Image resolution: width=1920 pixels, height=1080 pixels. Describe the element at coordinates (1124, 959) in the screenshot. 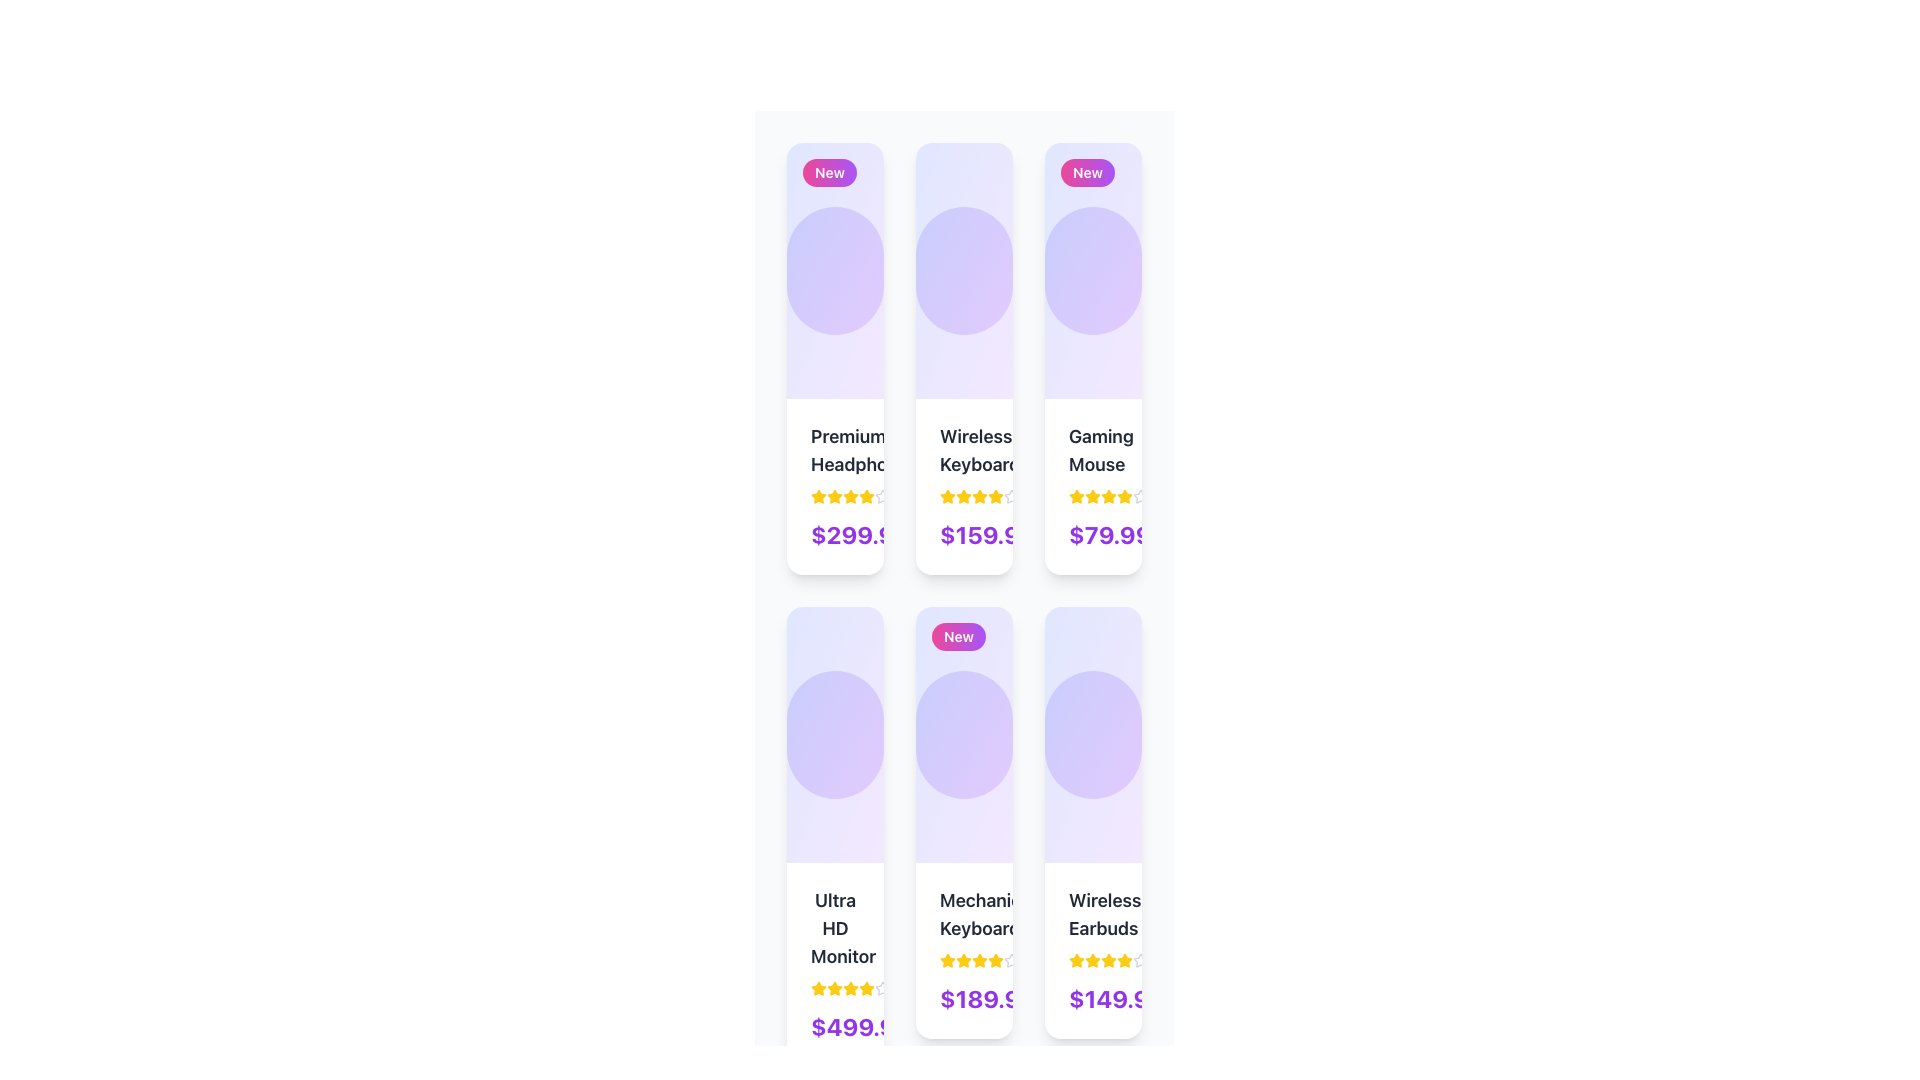

I see `the fourth star icon` at that location.